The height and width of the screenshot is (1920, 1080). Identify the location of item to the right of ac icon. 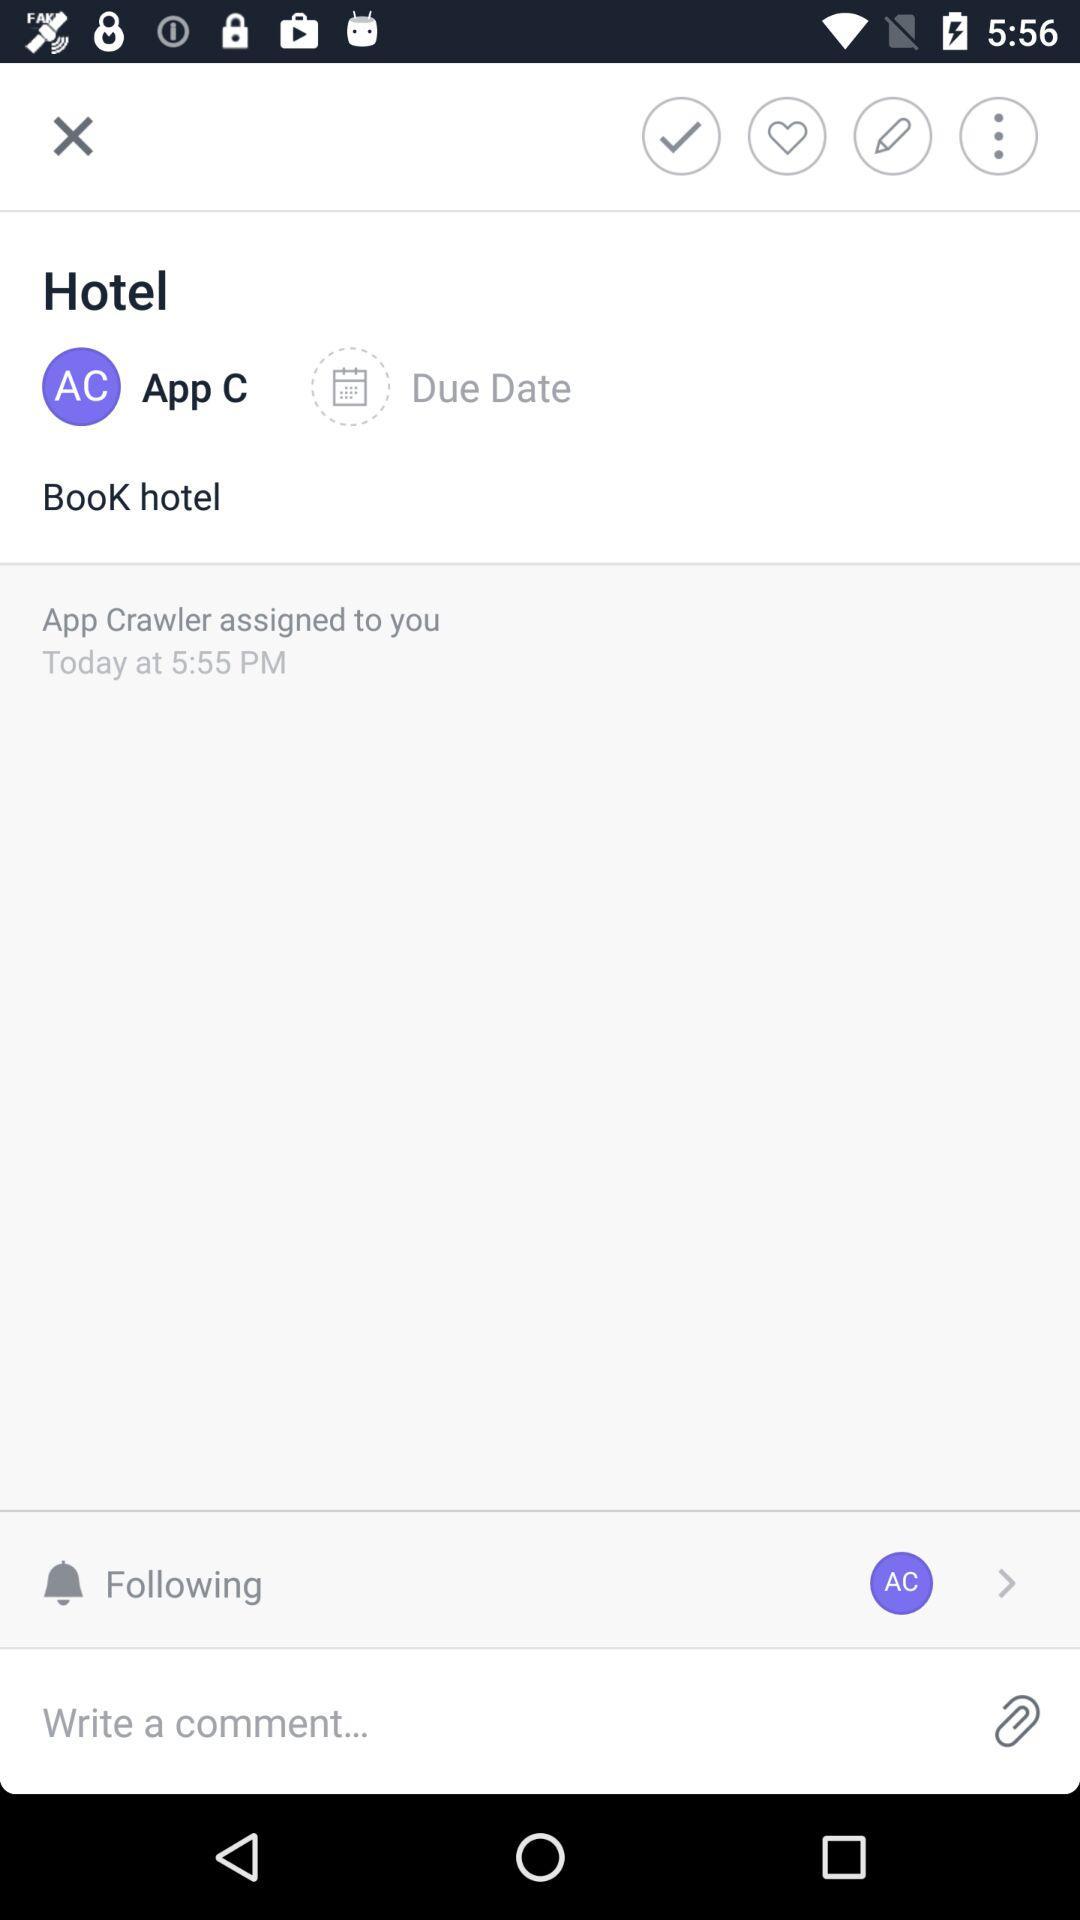
(1006, 1582).